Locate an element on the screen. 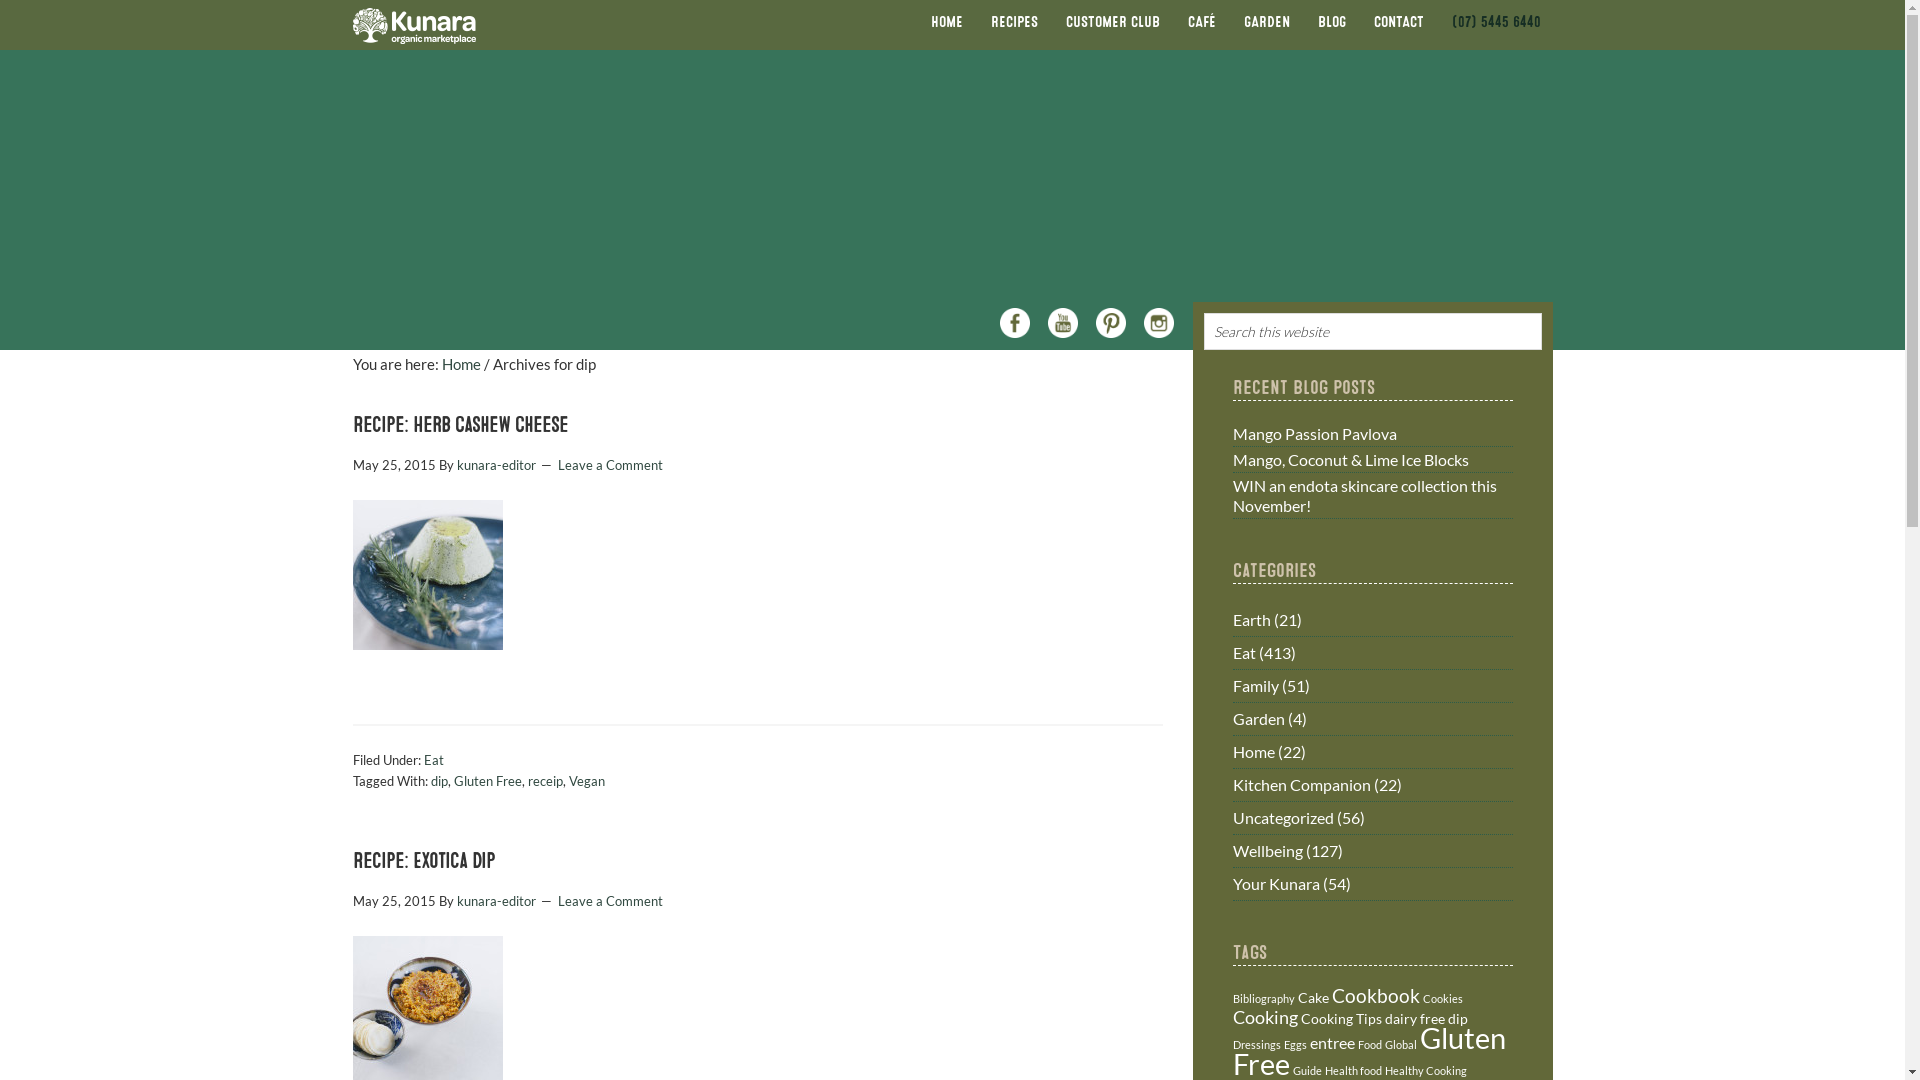 This screenshot has height=1080, width=1920. 'Cooking Tips' is located at coordinates (1340, 1018).